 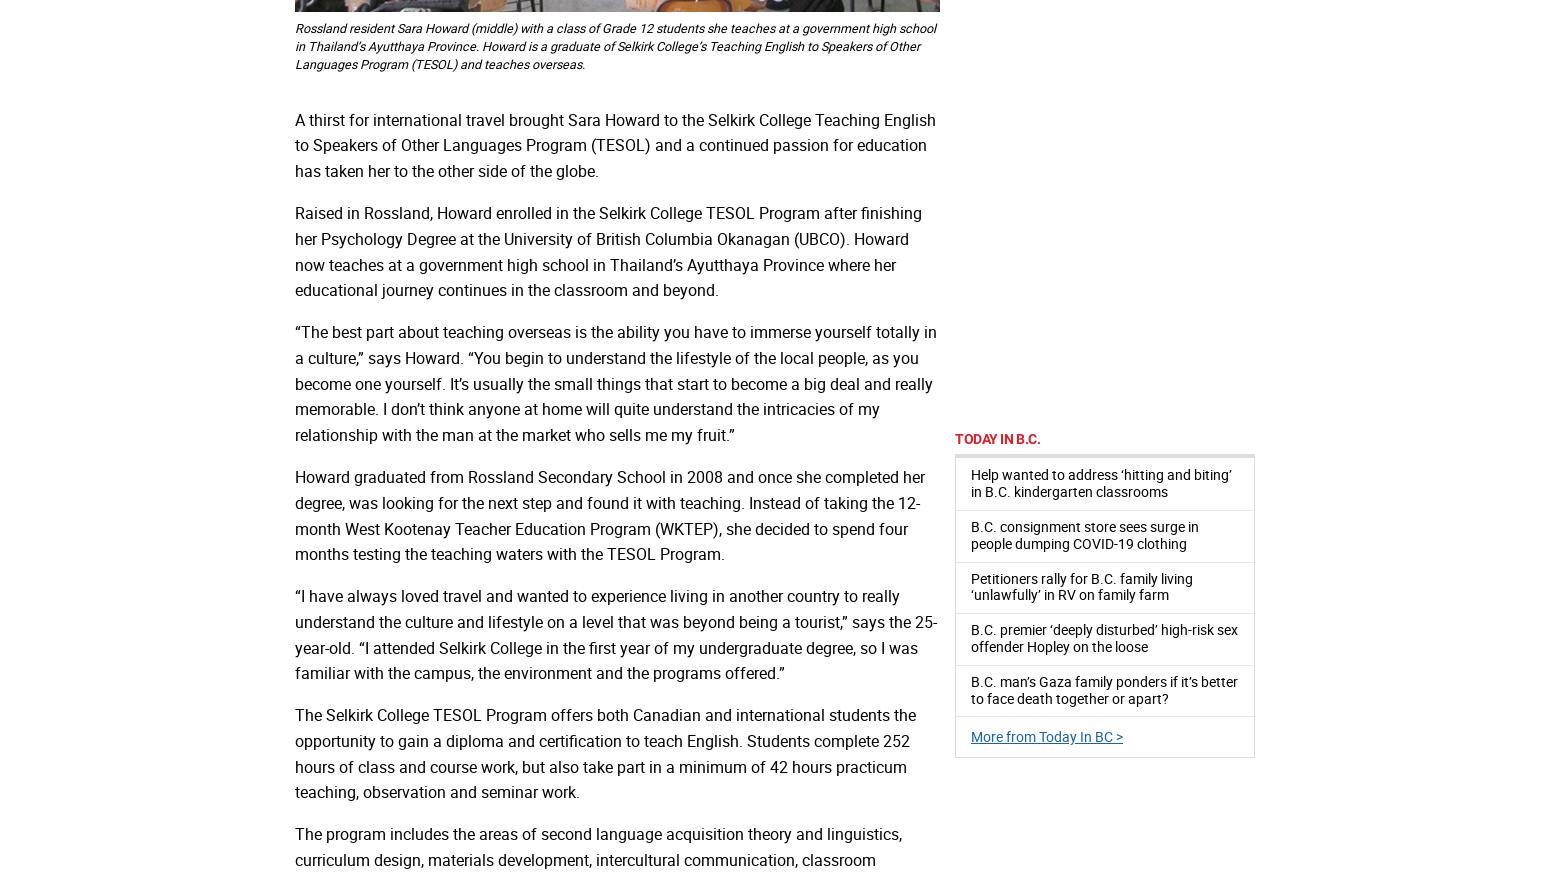 What do you see at coordinates (1047, 735) in the screenshot?
I see `'More from Today In BC >'` at bounding box center [1047, 735].